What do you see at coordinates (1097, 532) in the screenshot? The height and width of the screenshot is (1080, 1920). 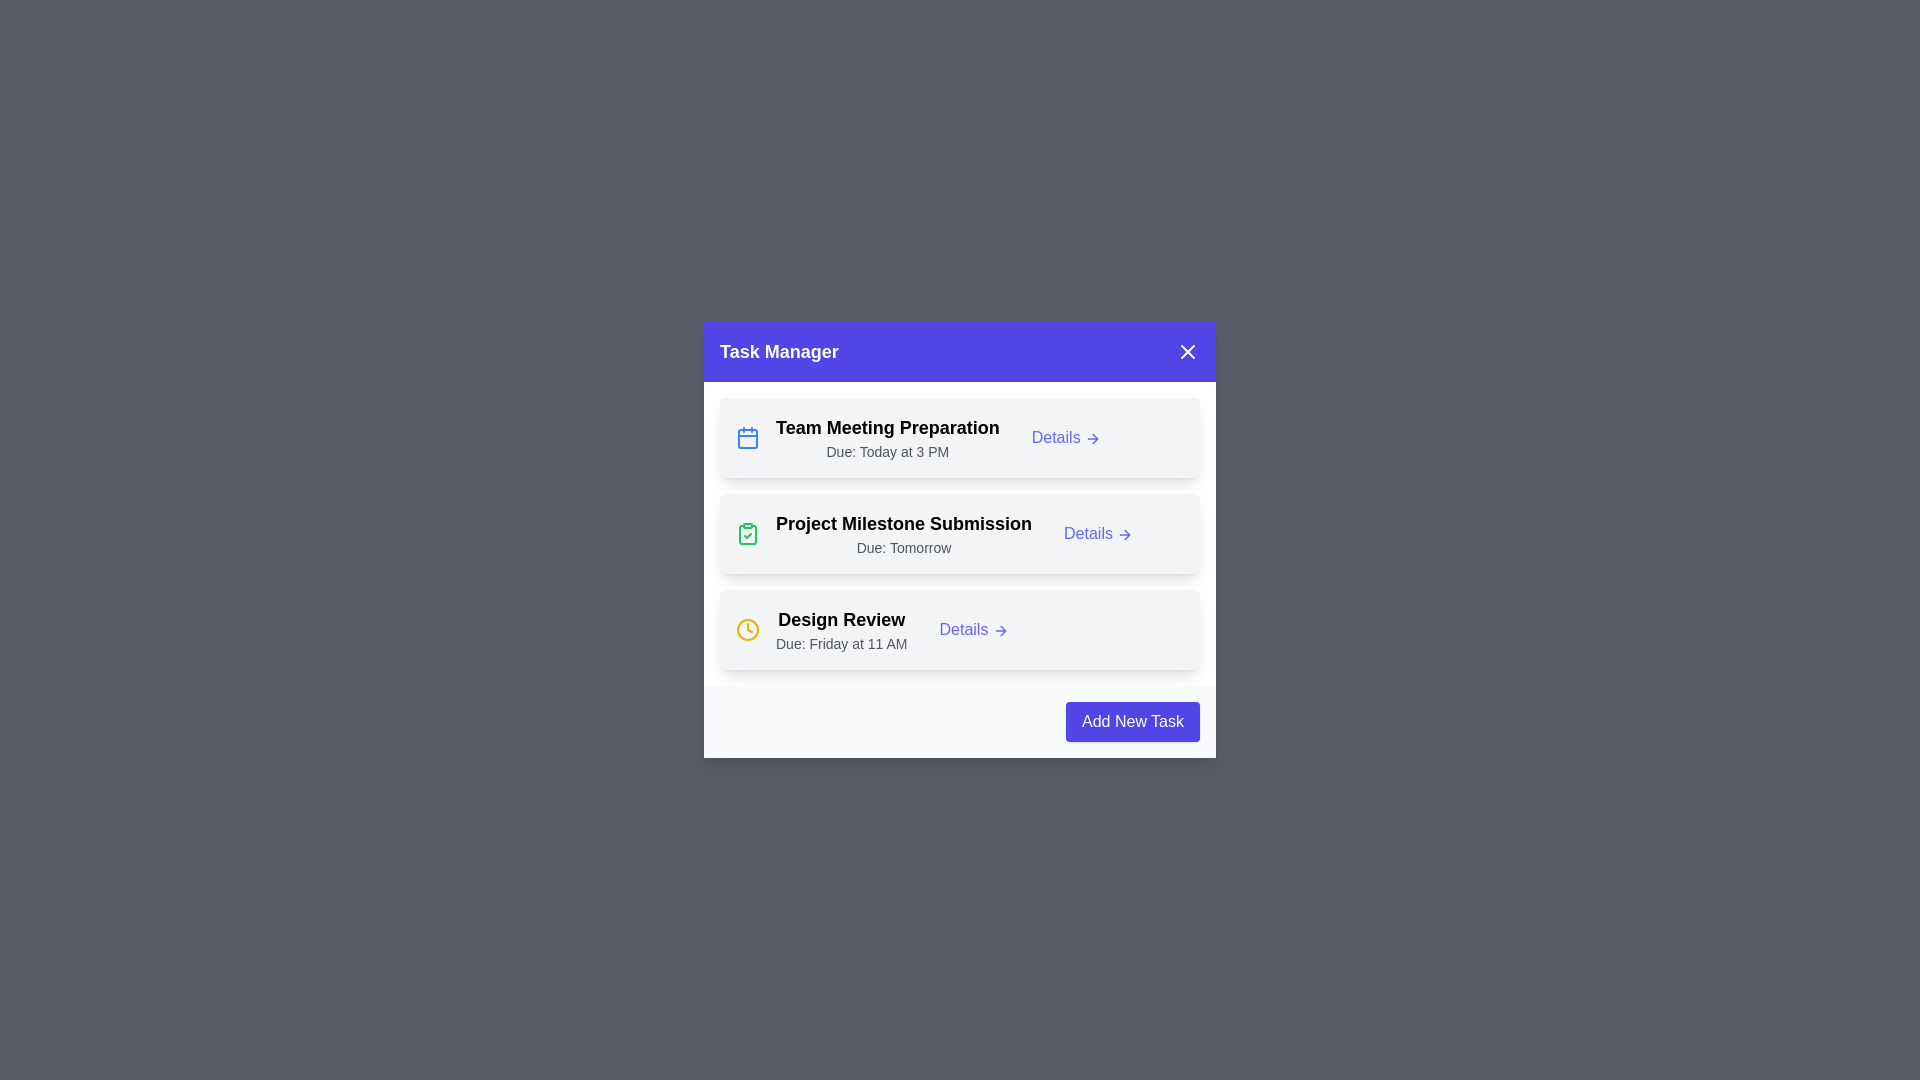 I see `the 'Details' button with indigo text located to the right of 'Project Milestone Submission'` at bounding box center [1097, 532].